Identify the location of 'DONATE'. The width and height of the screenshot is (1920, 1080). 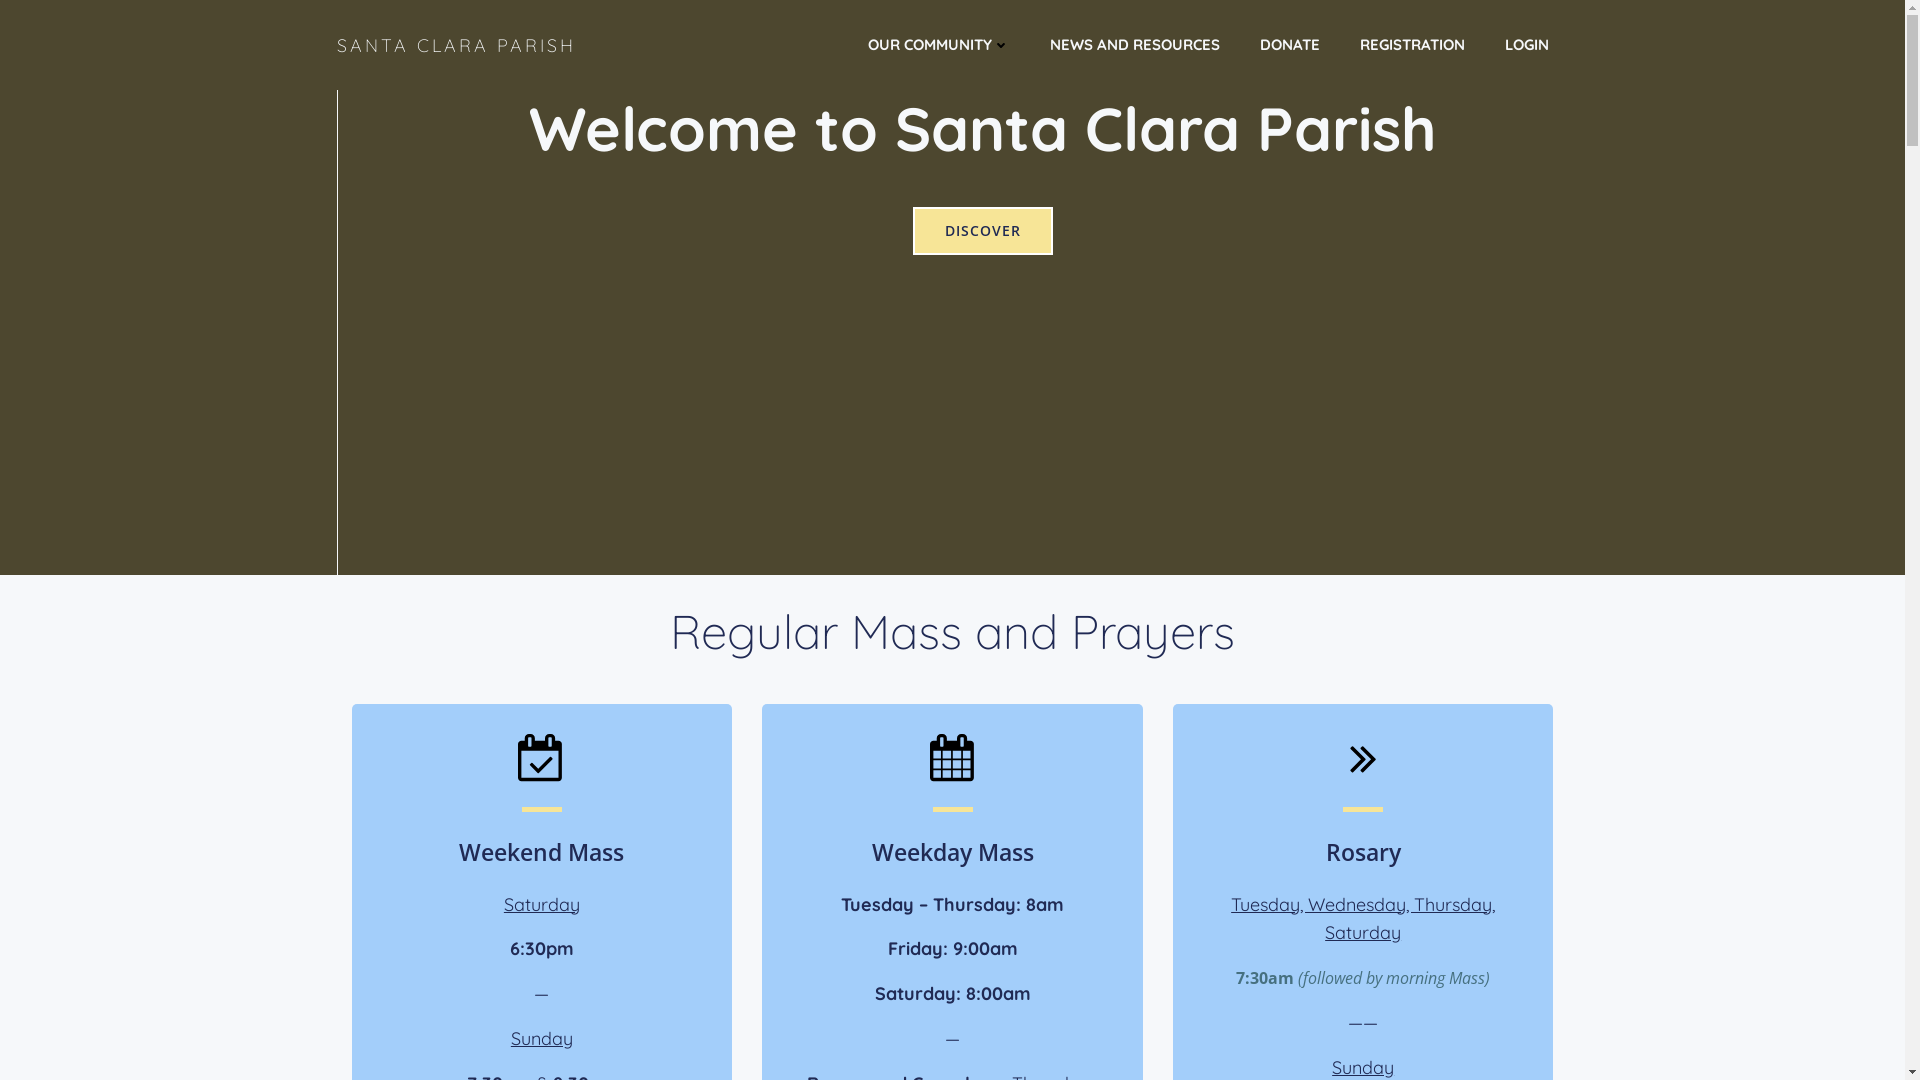
(1290, 45).